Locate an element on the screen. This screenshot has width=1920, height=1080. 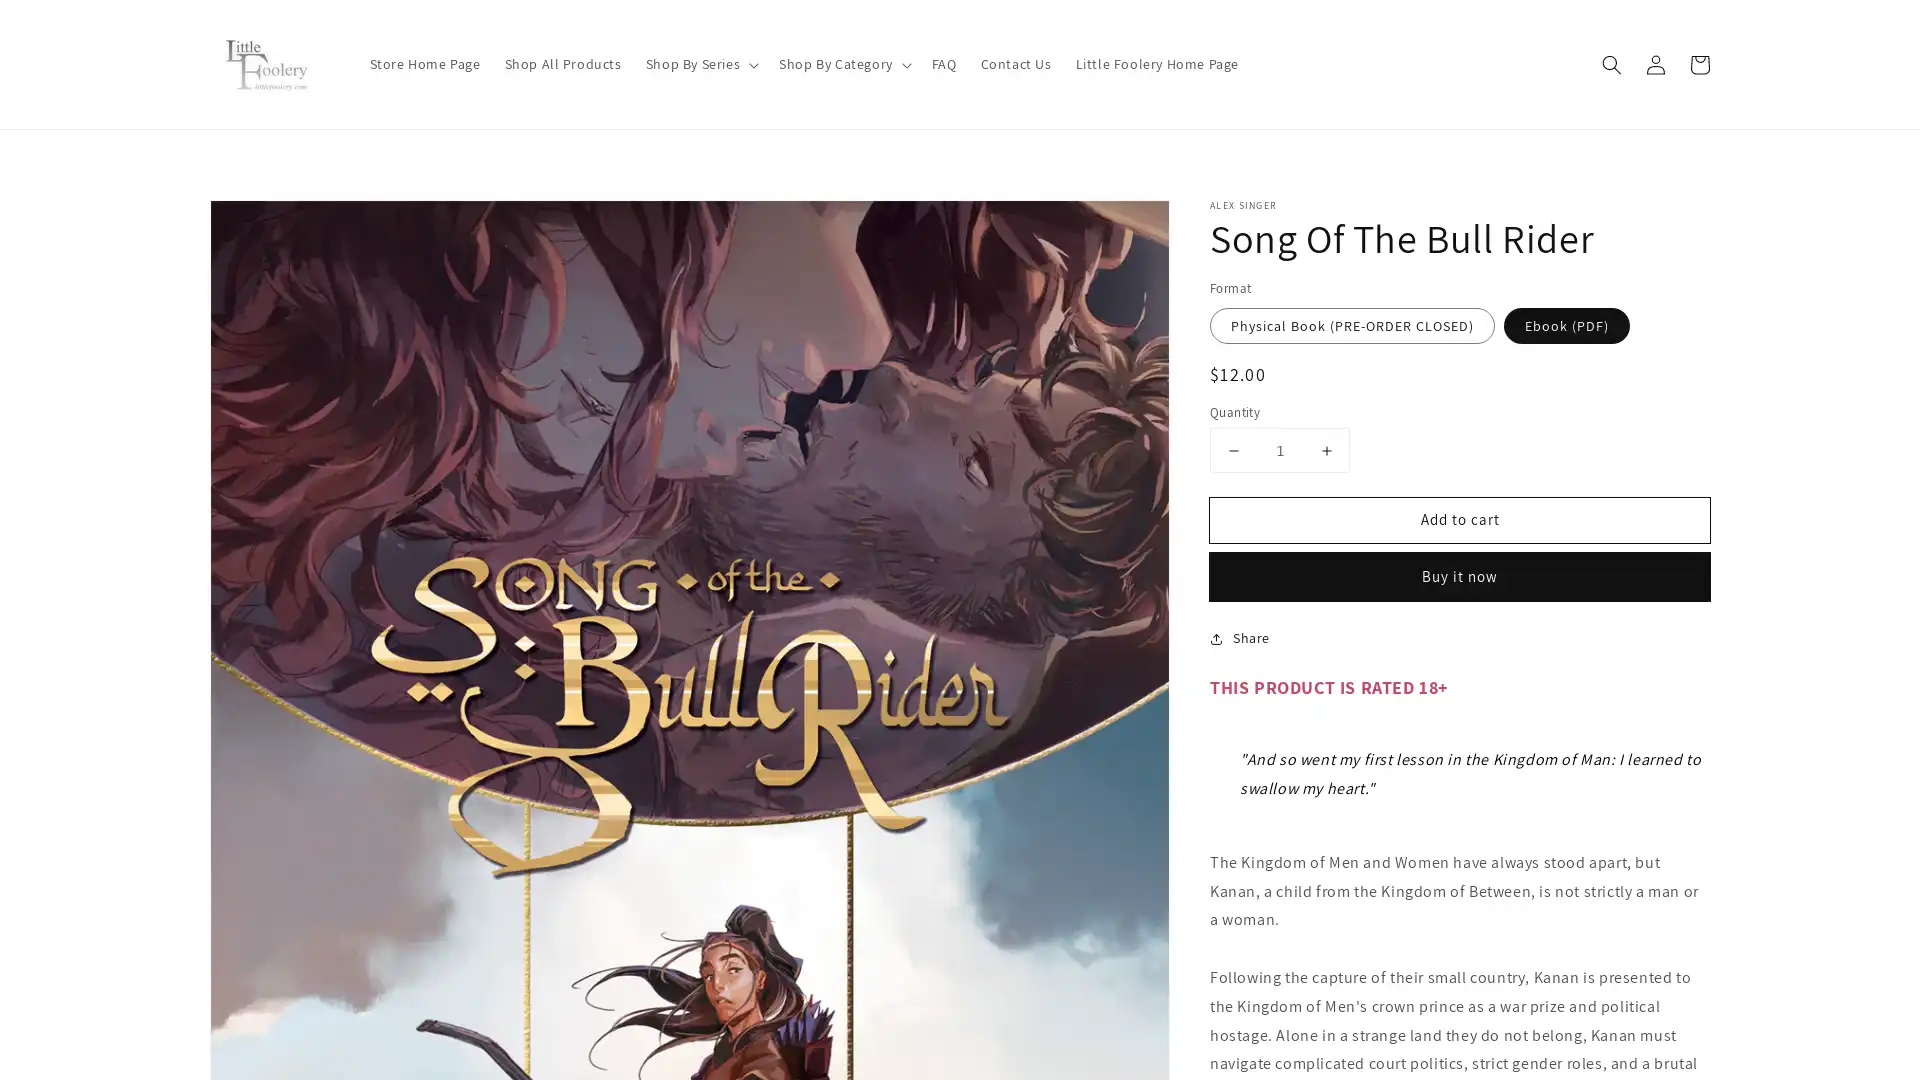
Buy it now is located at coordinates (1459, 577).